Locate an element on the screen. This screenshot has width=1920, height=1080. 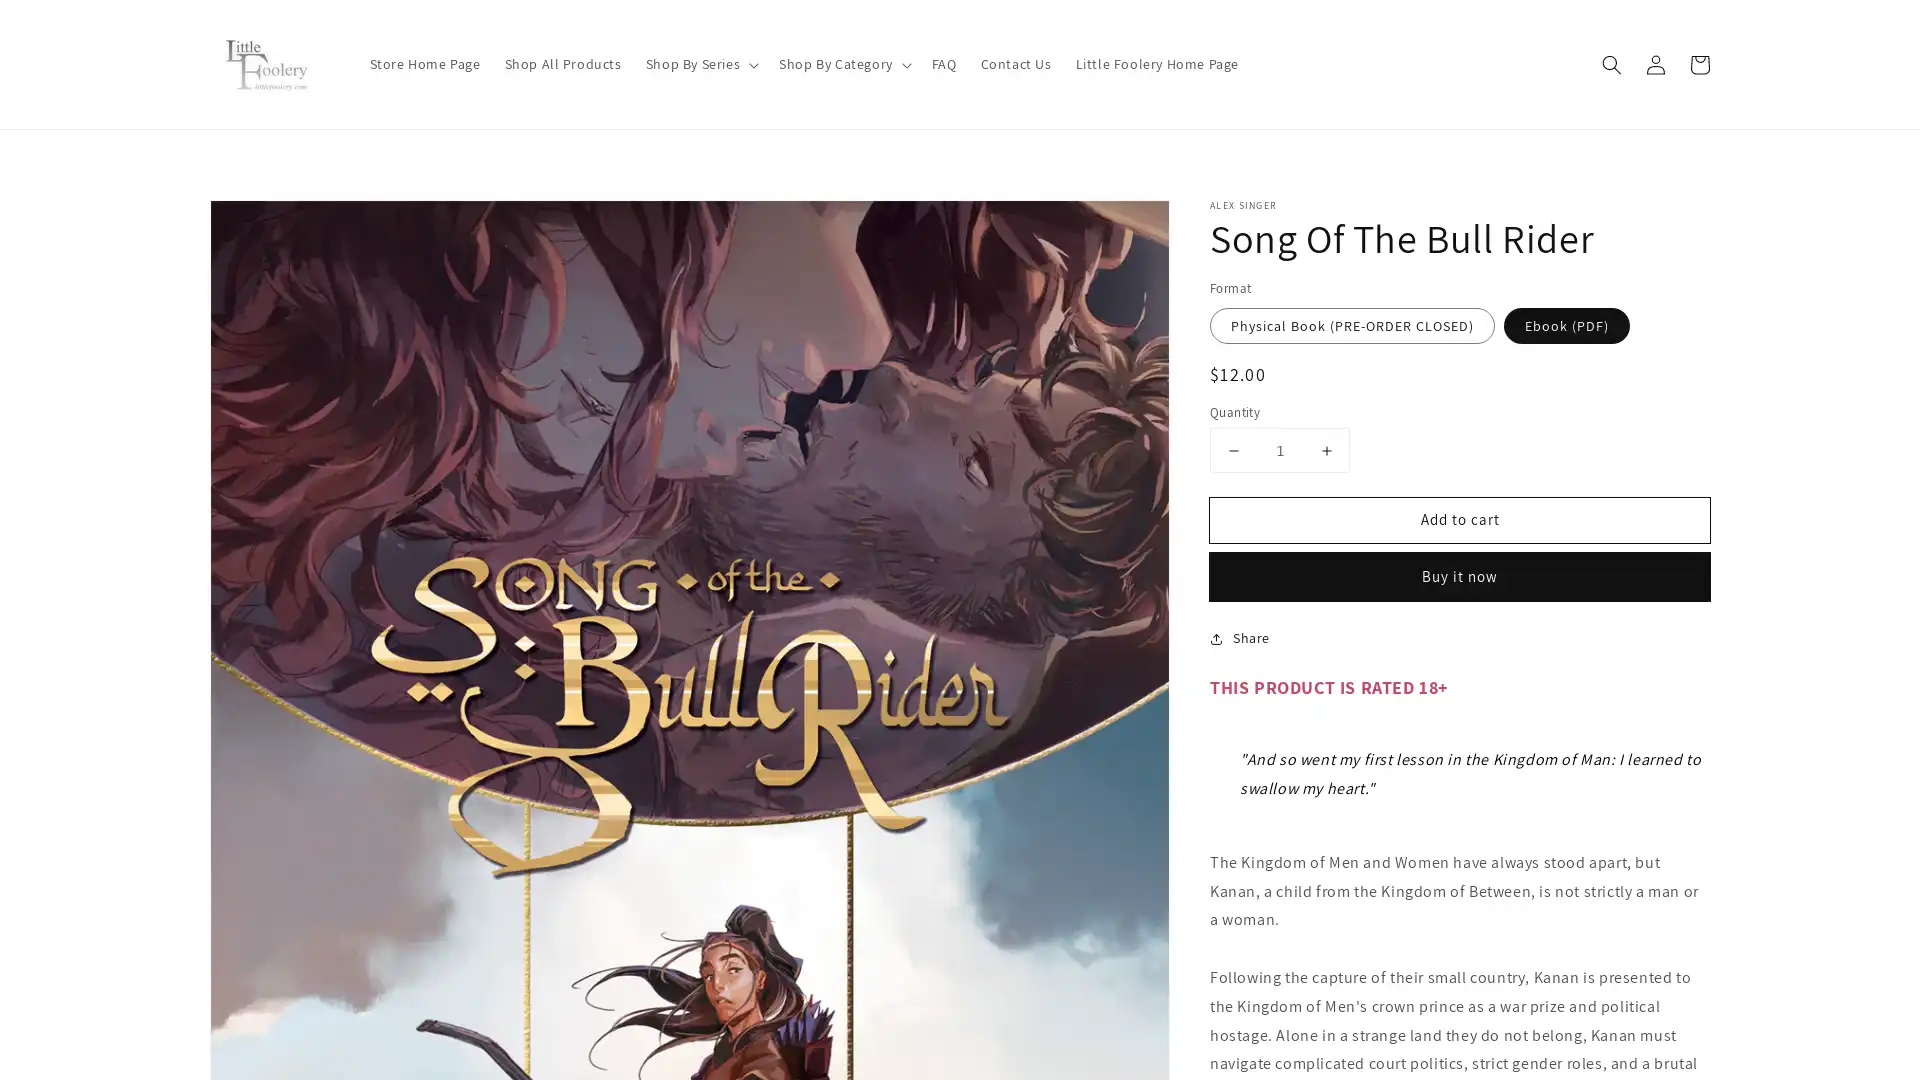
Buy it now is located at coordinates (1459, 577).